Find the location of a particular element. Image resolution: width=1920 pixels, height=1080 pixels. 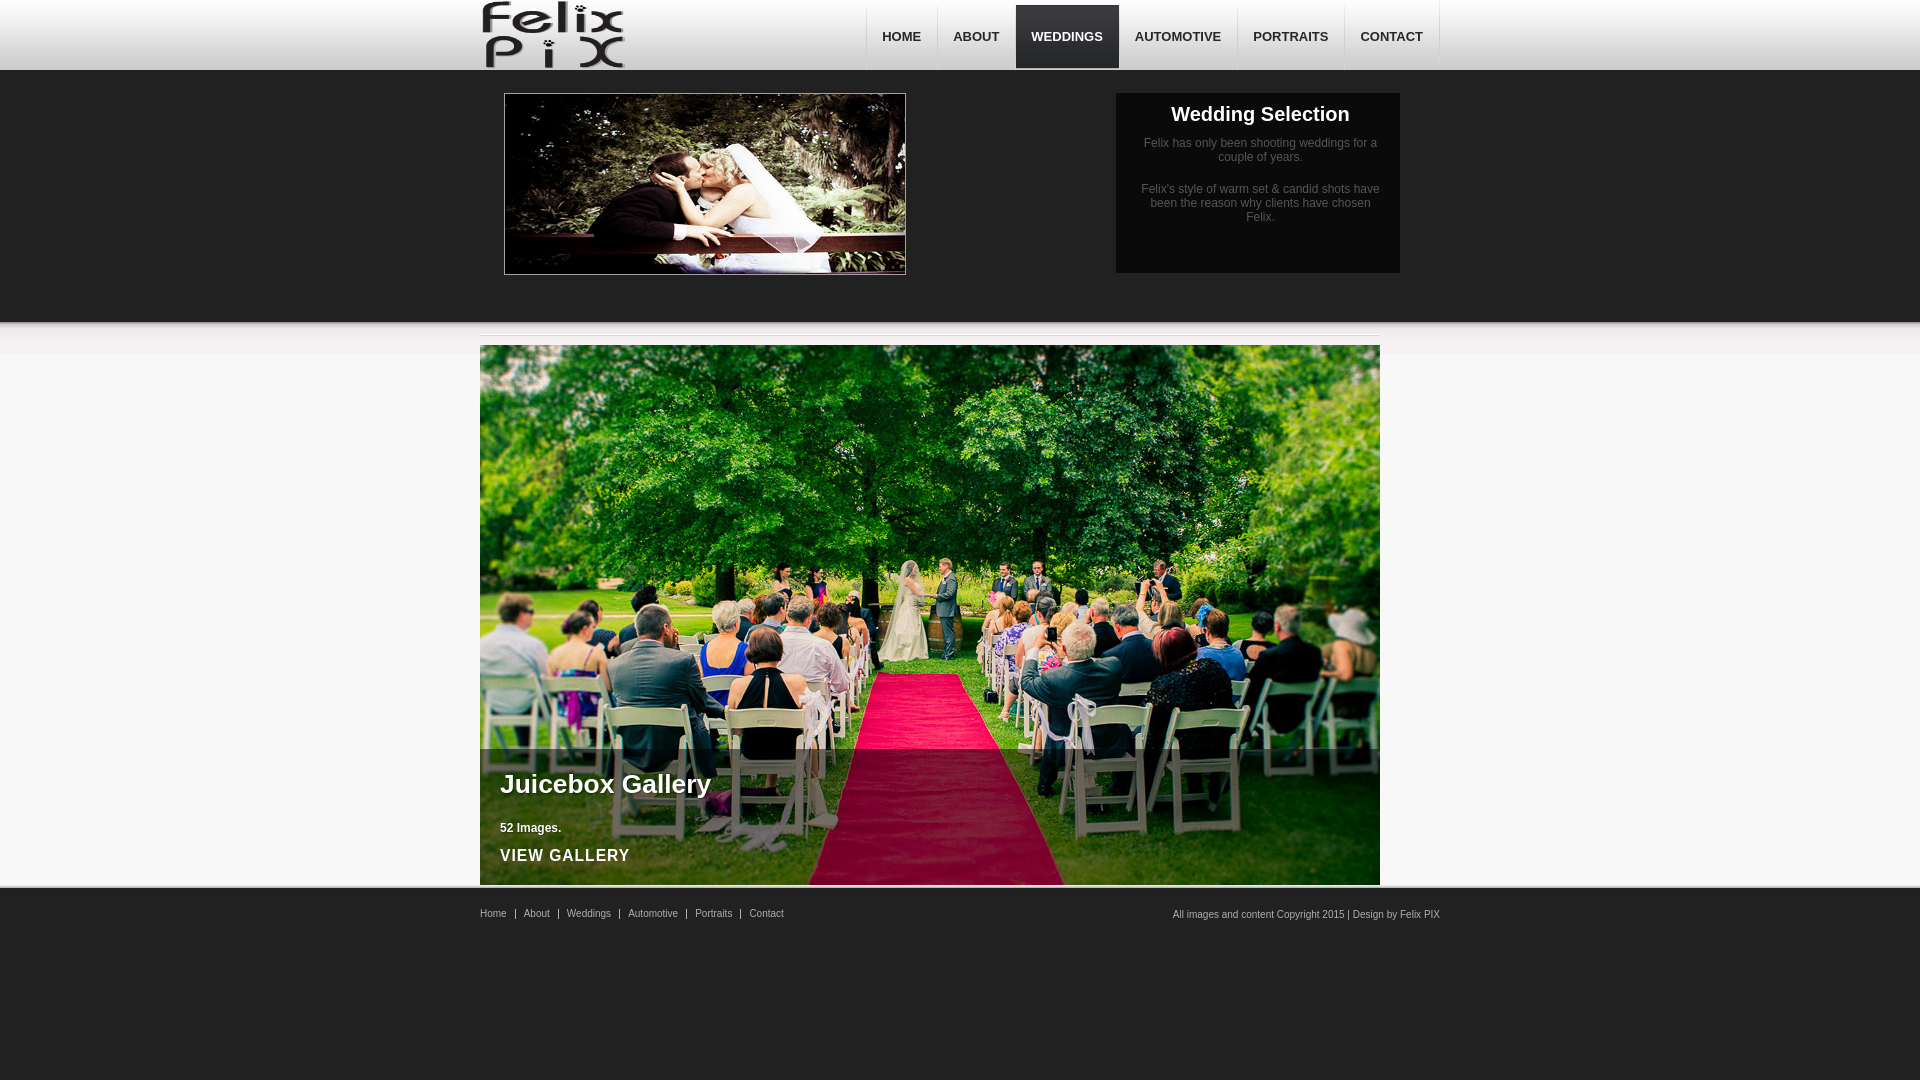

'Weddings' is located at coordinates (588, 913).